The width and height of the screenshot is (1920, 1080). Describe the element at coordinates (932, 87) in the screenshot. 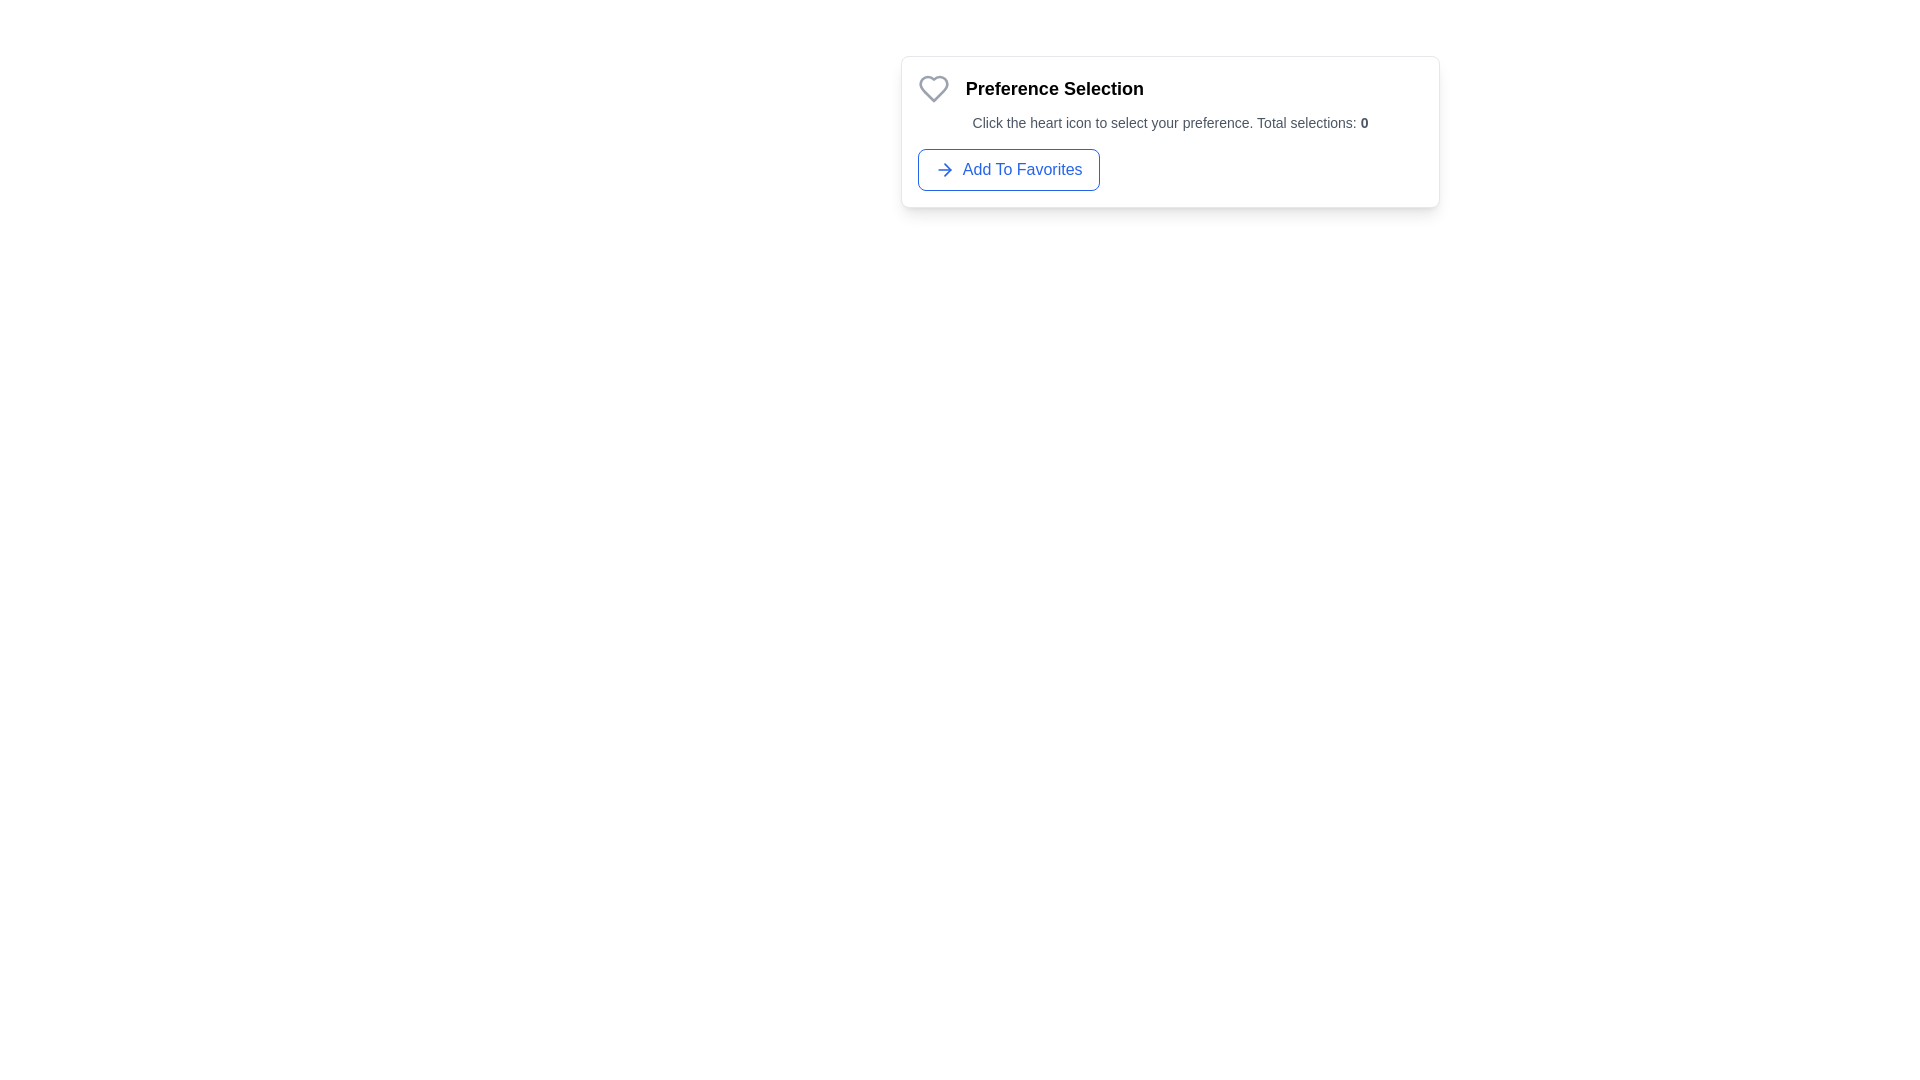

I see `the heart-shaped icon with a gray outline located near the heading 'Preference Selection'` at that location.